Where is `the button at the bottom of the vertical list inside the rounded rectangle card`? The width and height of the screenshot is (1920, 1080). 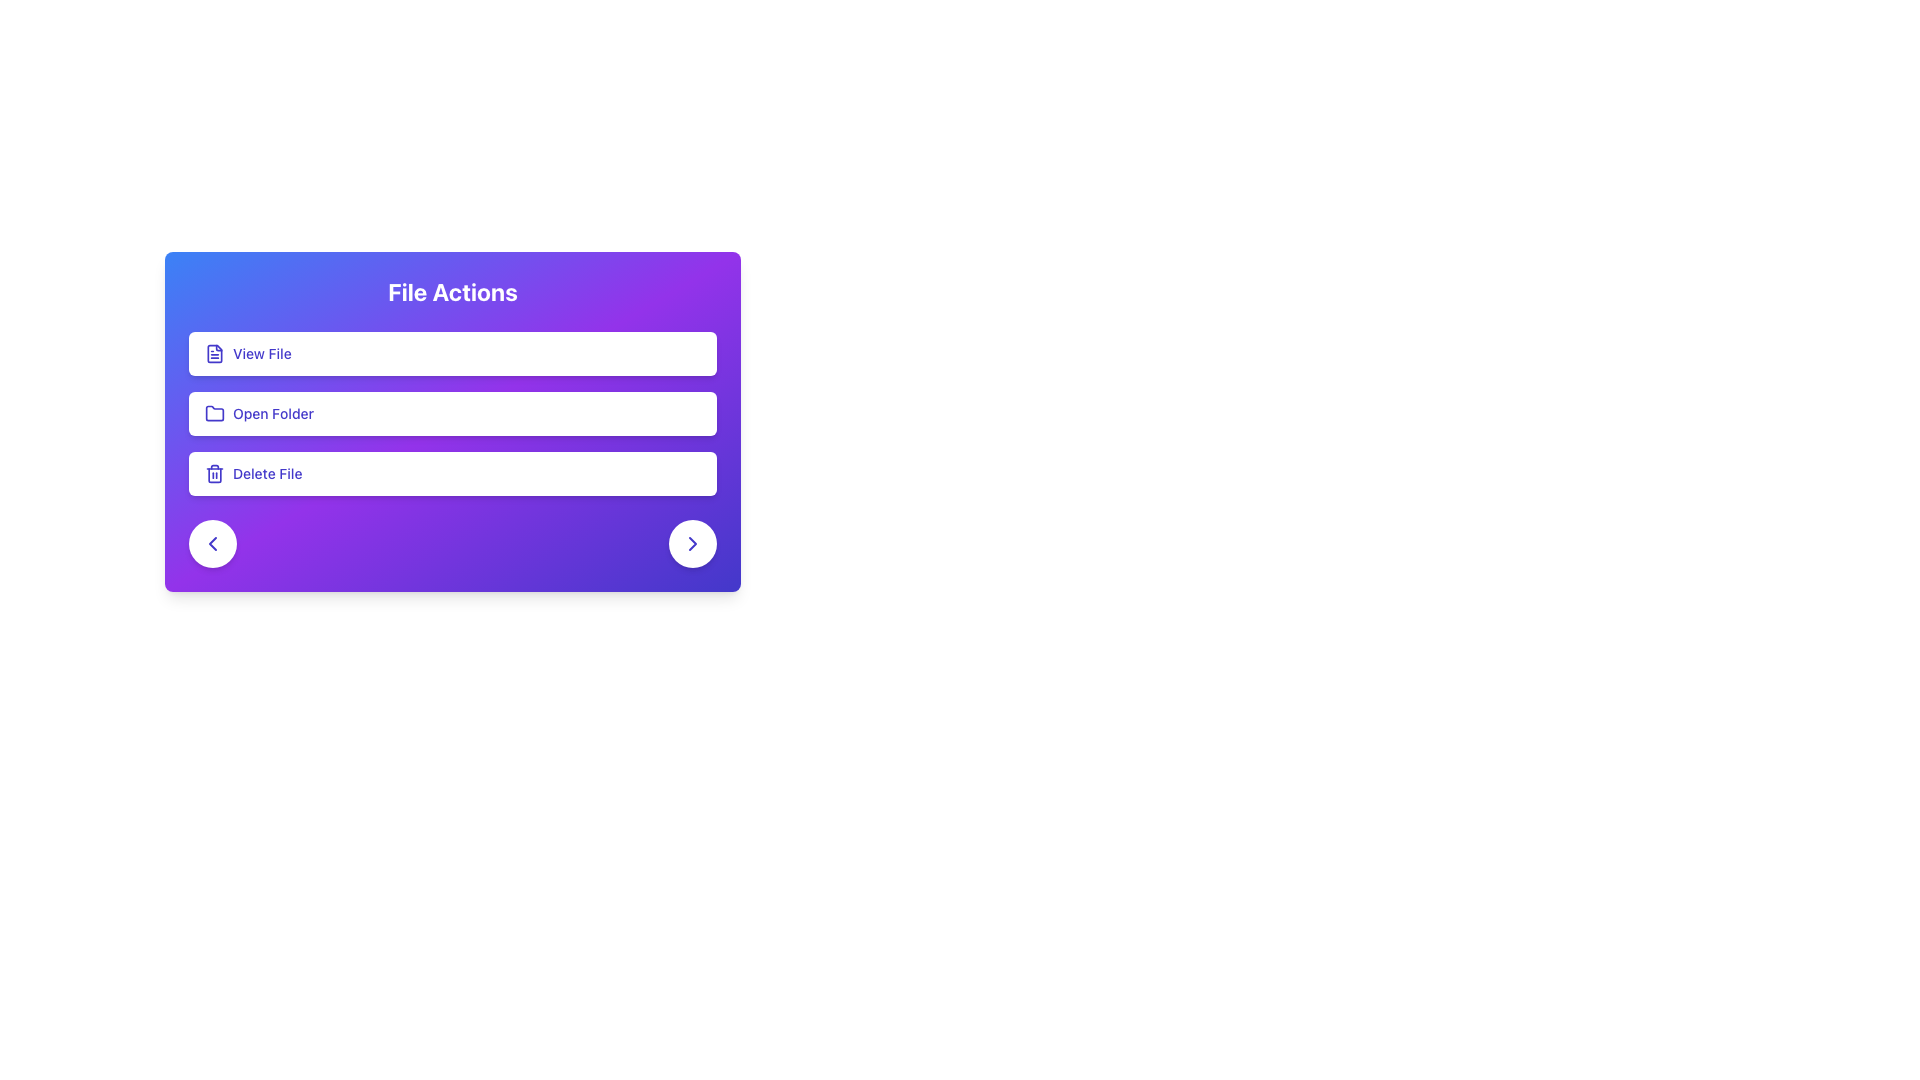 the button at the bottom of the vertical list inside the rounded rectangle card is located at coordinates (252, 474).